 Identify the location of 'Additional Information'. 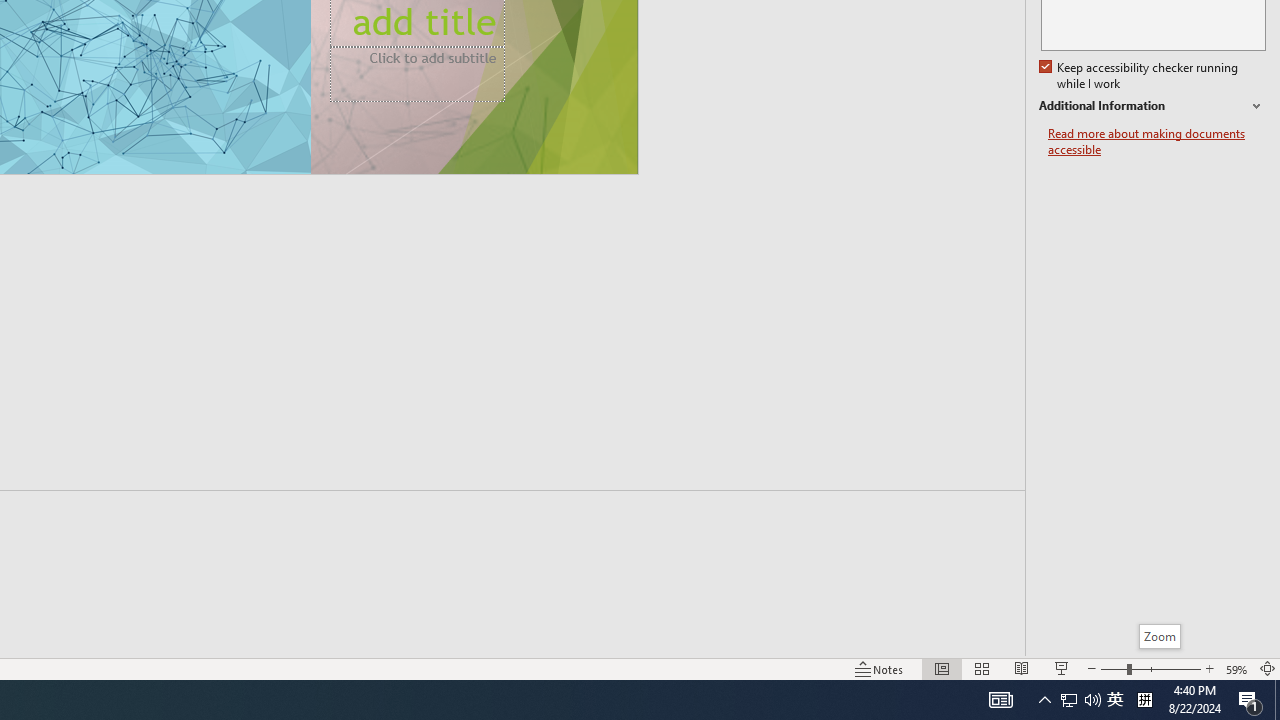
(1152, 106).